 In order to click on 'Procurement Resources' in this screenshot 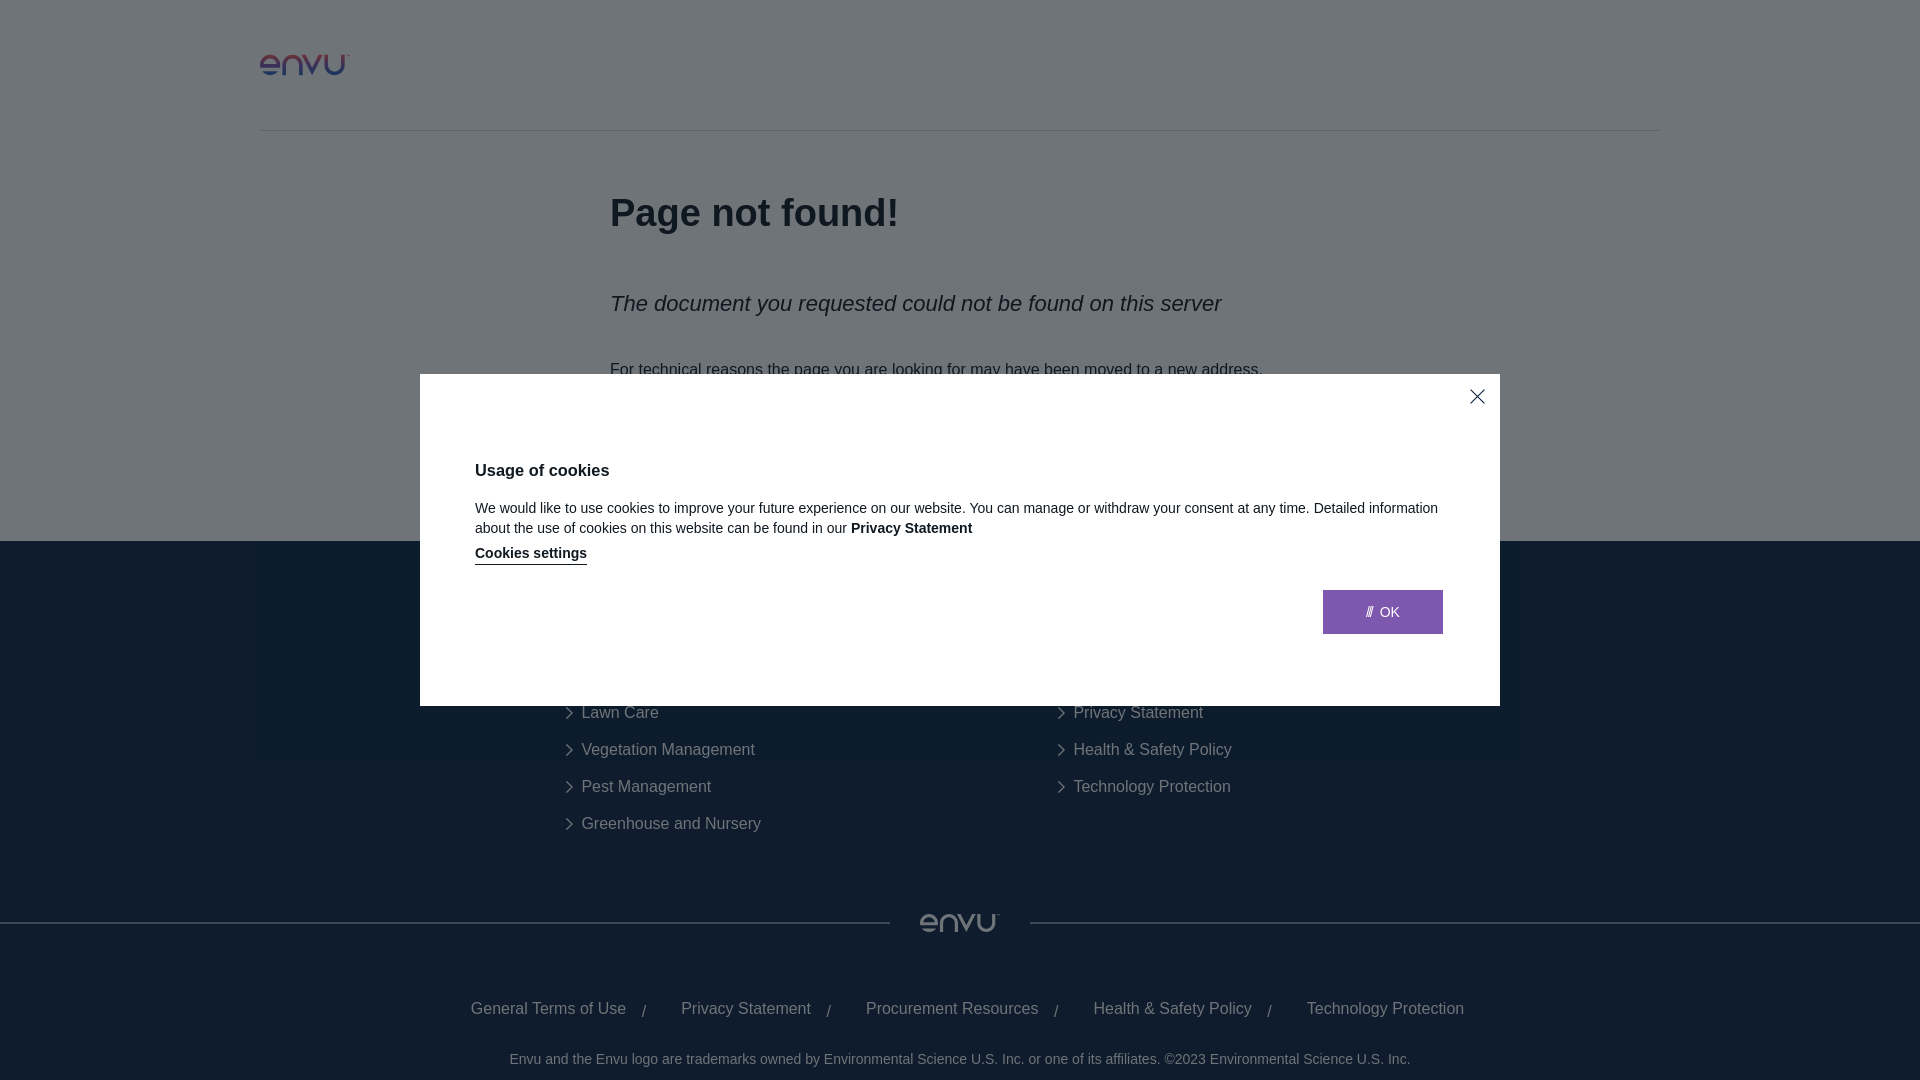, I will do `click(944, 1009)`.